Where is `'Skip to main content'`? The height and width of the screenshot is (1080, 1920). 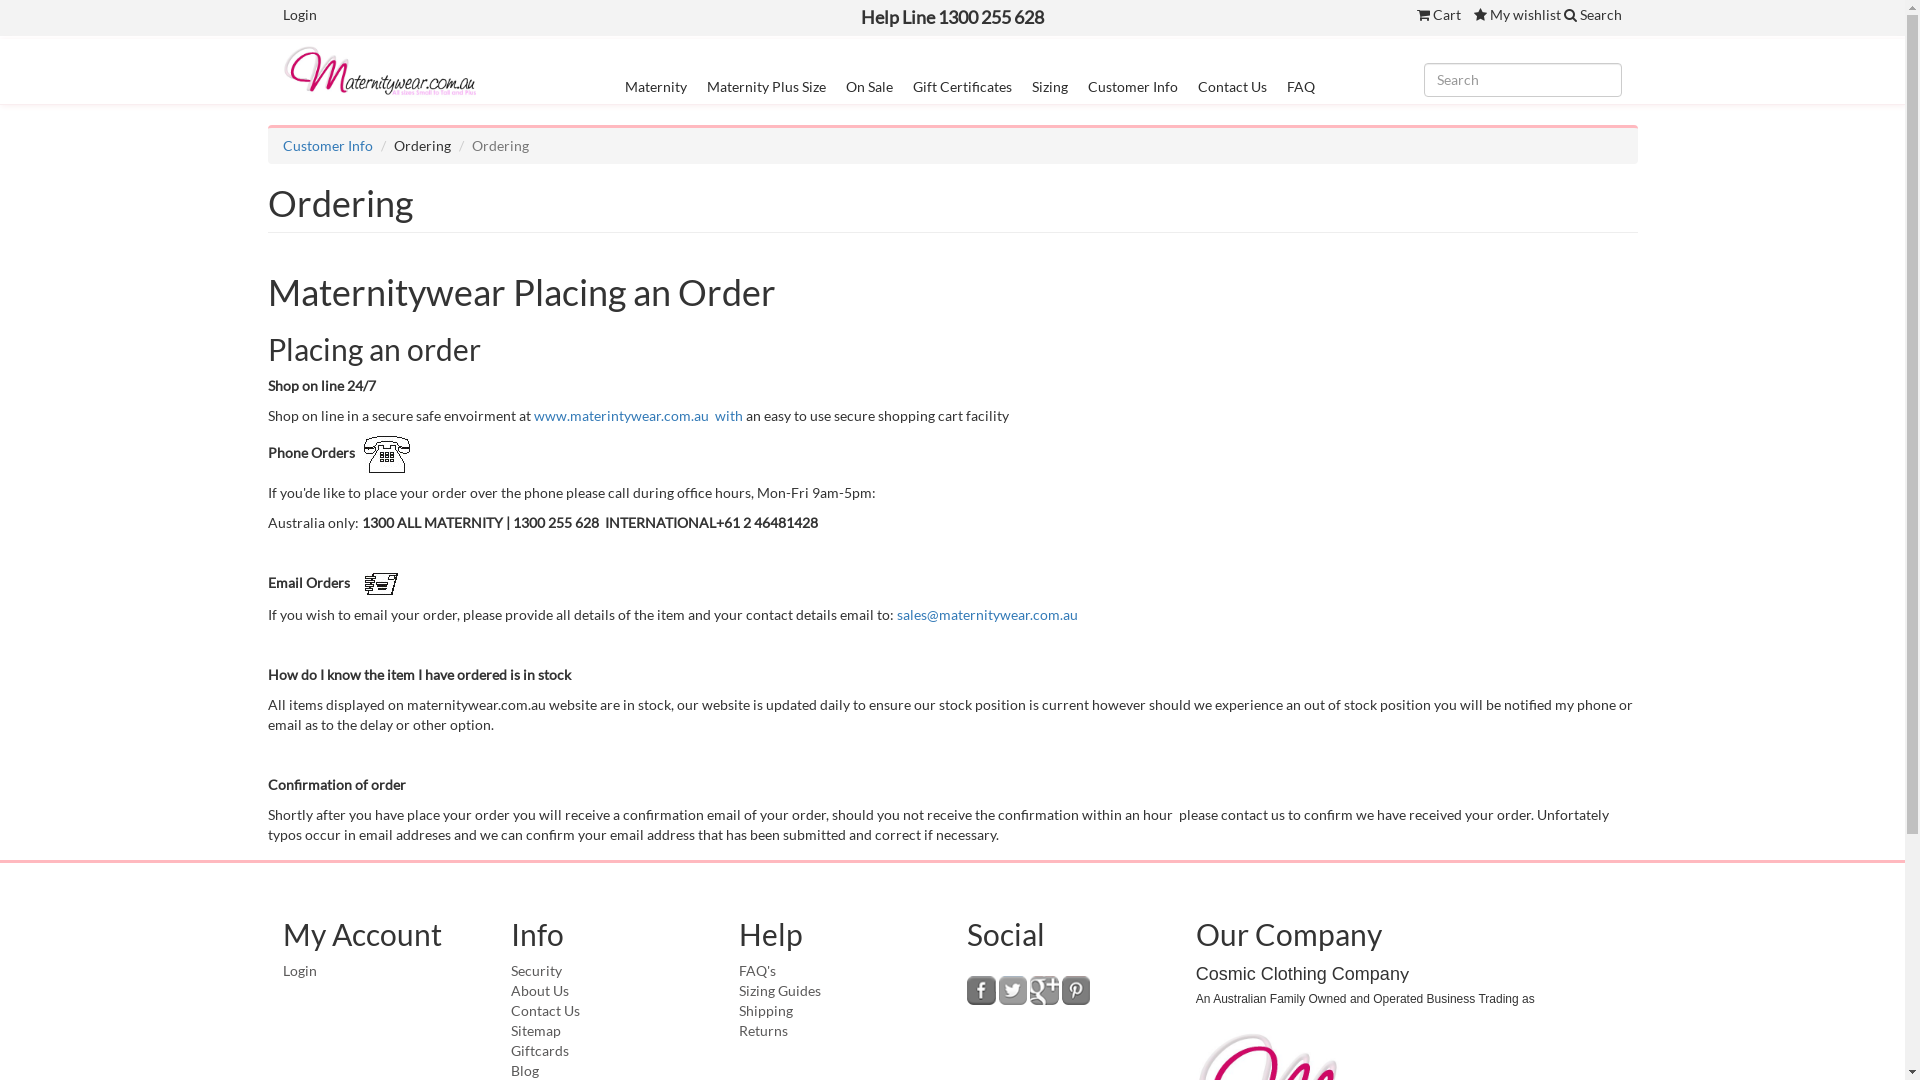 'Skip to main content' is located at coordinates (0, 0).